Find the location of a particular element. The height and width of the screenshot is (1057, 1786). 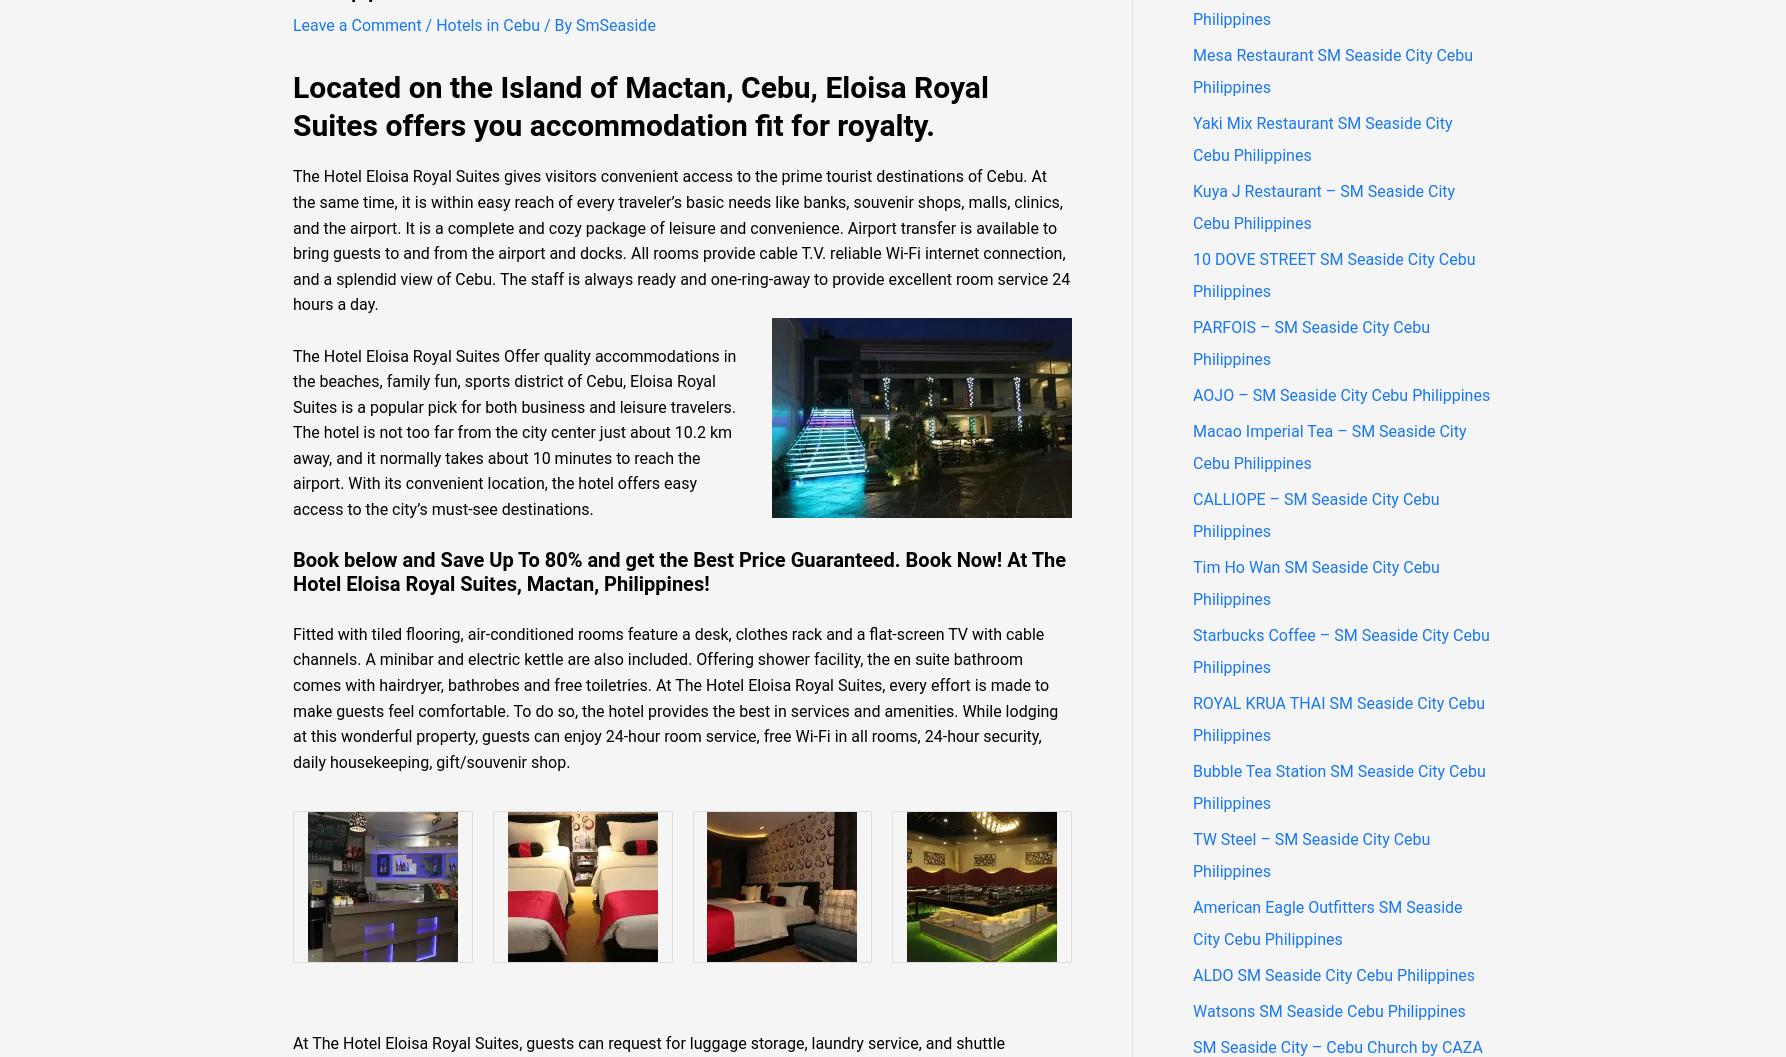

'Kuya J Restaurant – SM Seaside City Cebu Philippines' is located at coordinates (1323, 206).